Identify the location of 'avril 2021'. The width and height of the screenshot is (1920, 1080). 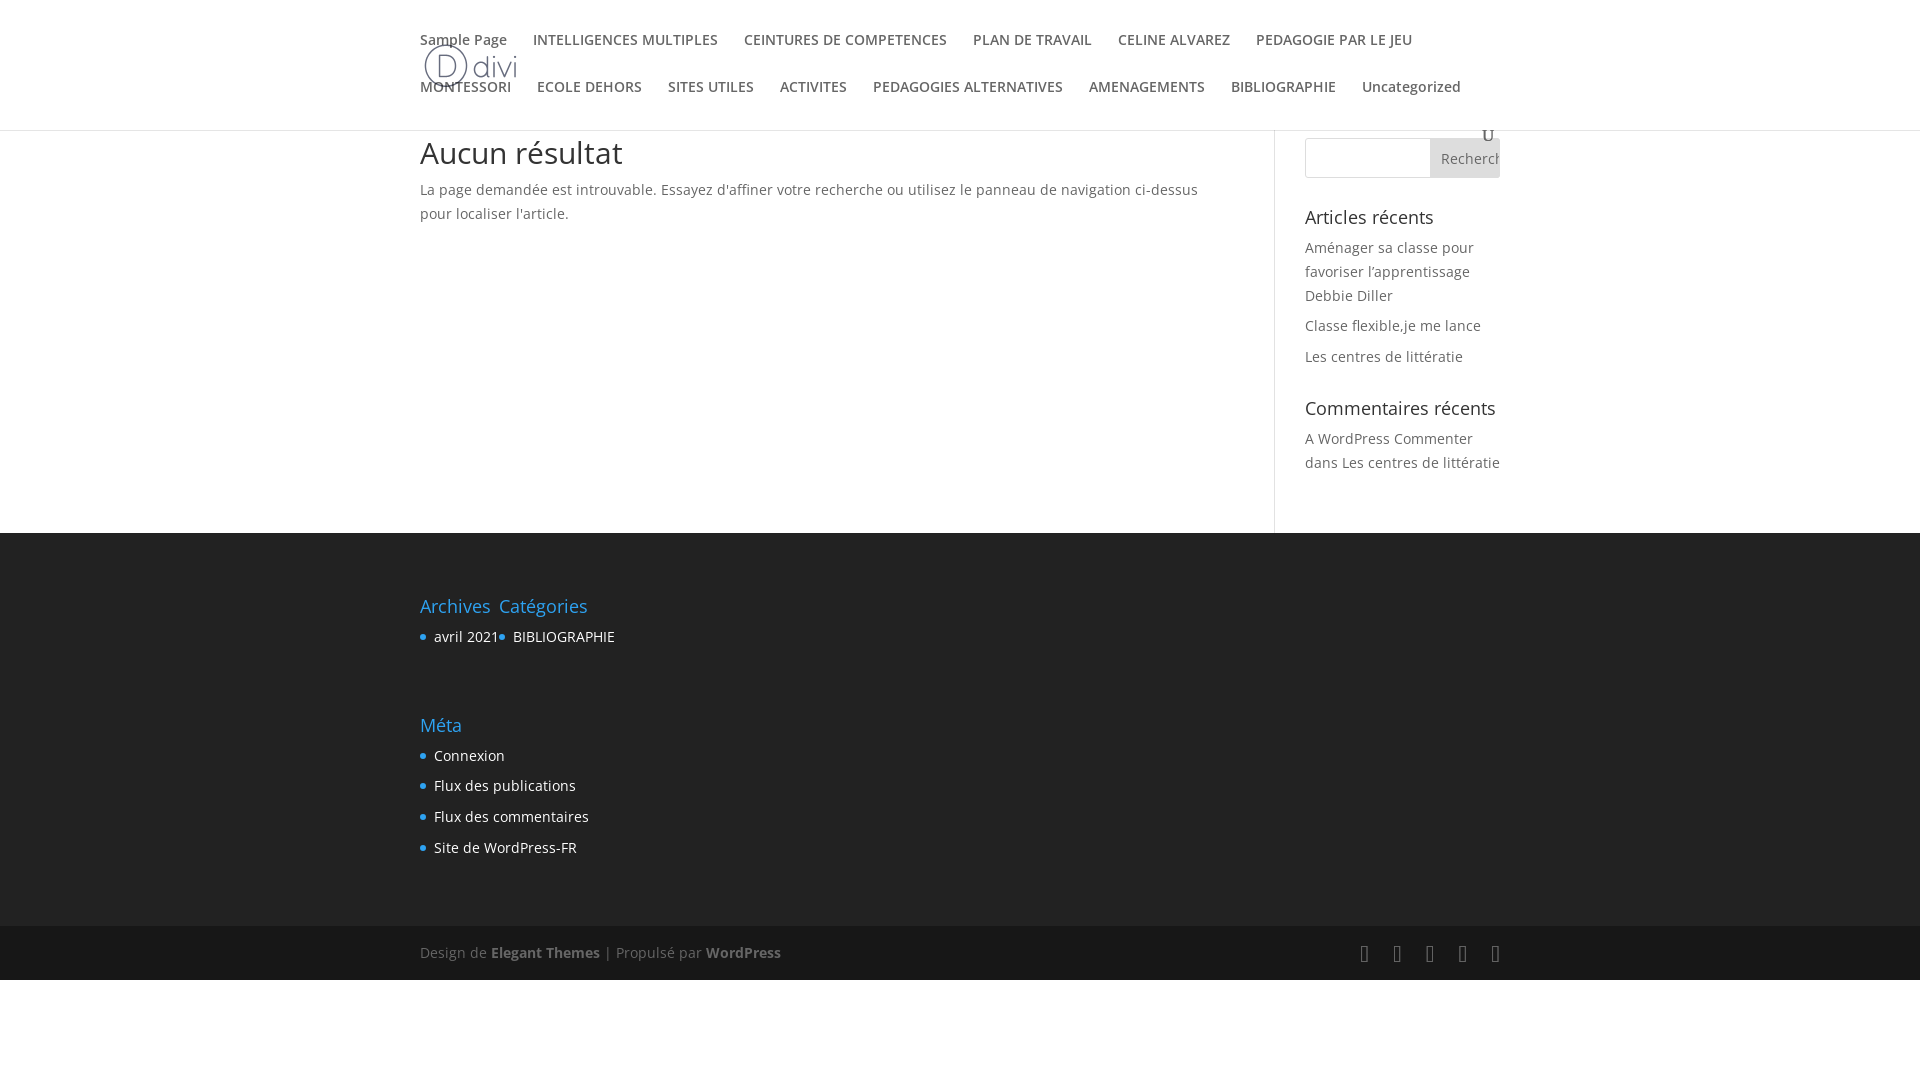
(465, 636).